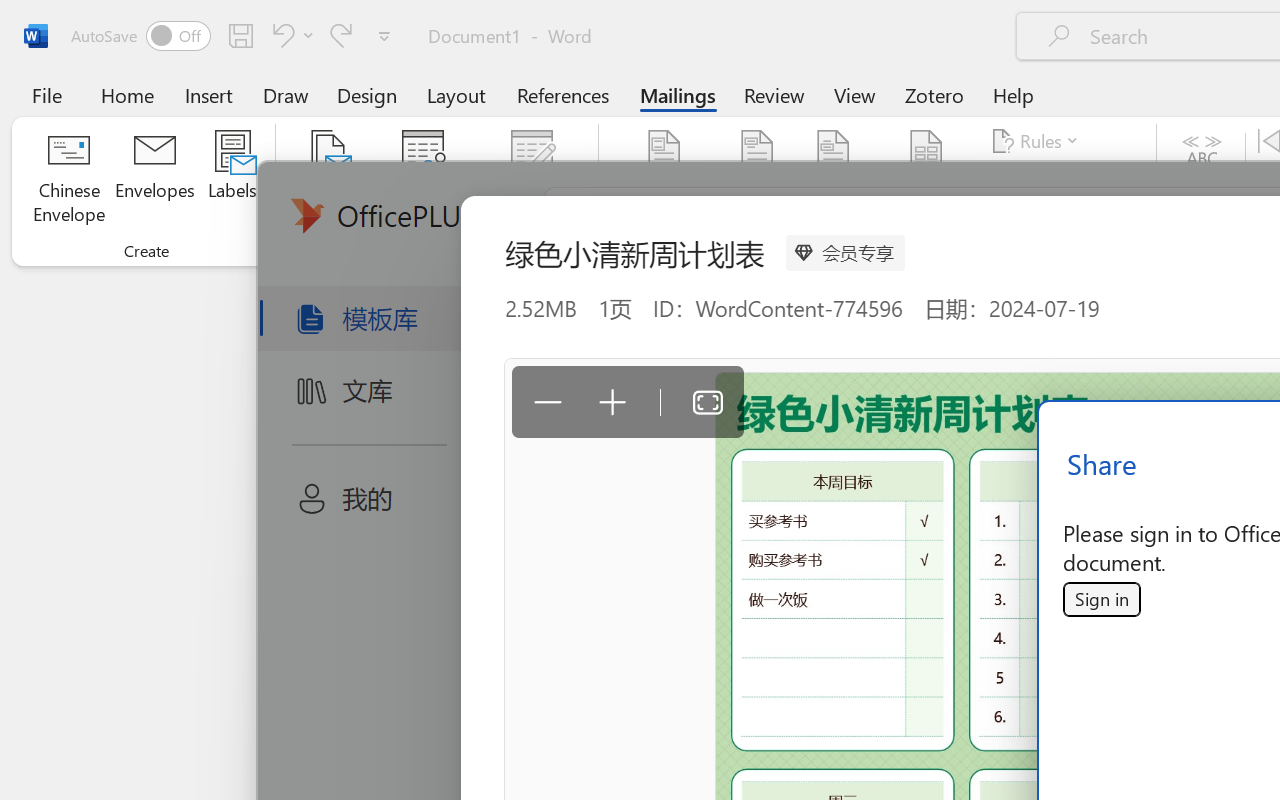 This screenshot has width=1280, height=800. Describe the element at coordinates (154, 179) in the screenshot. I see `'Envelopes...'` at that location.